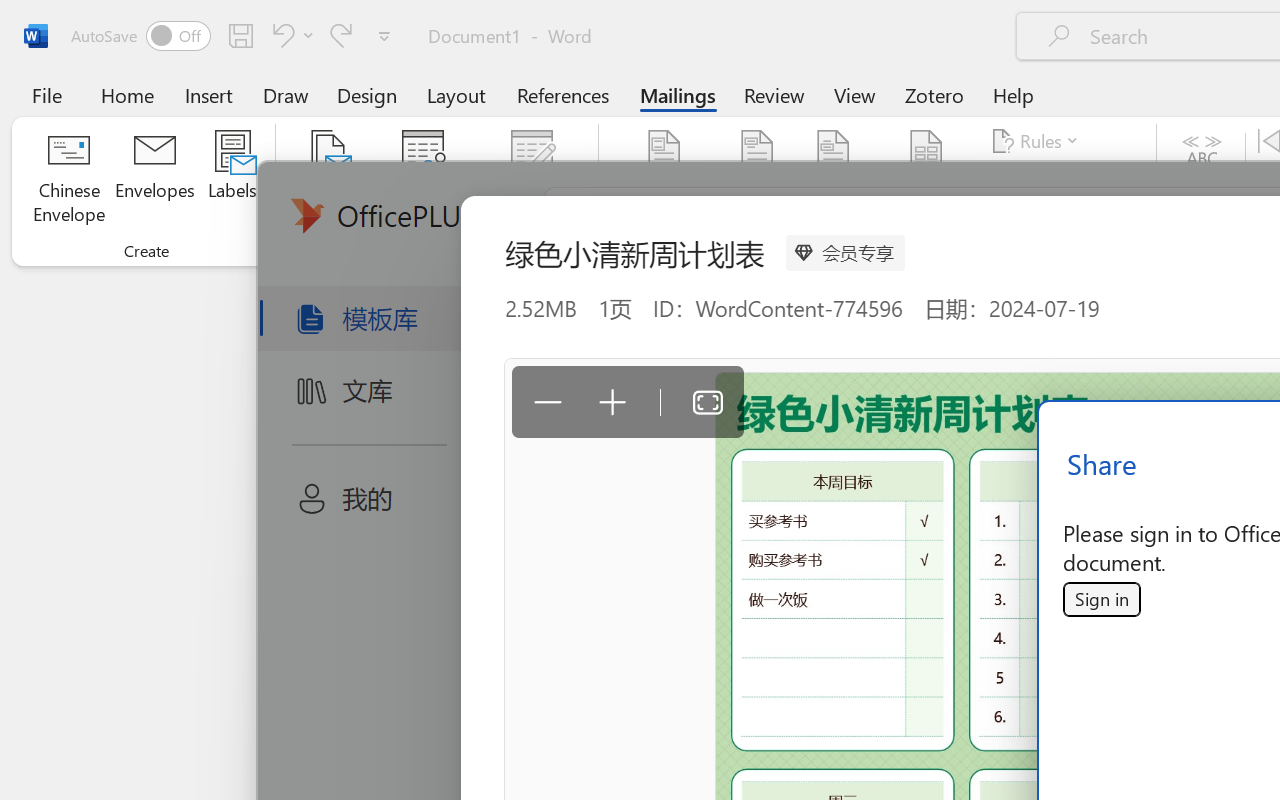 This screenshot has width=1280, height=800. Describe the element at coordinates (154, 179) in the screenshot. I see `'Envelopes...'` at that location.